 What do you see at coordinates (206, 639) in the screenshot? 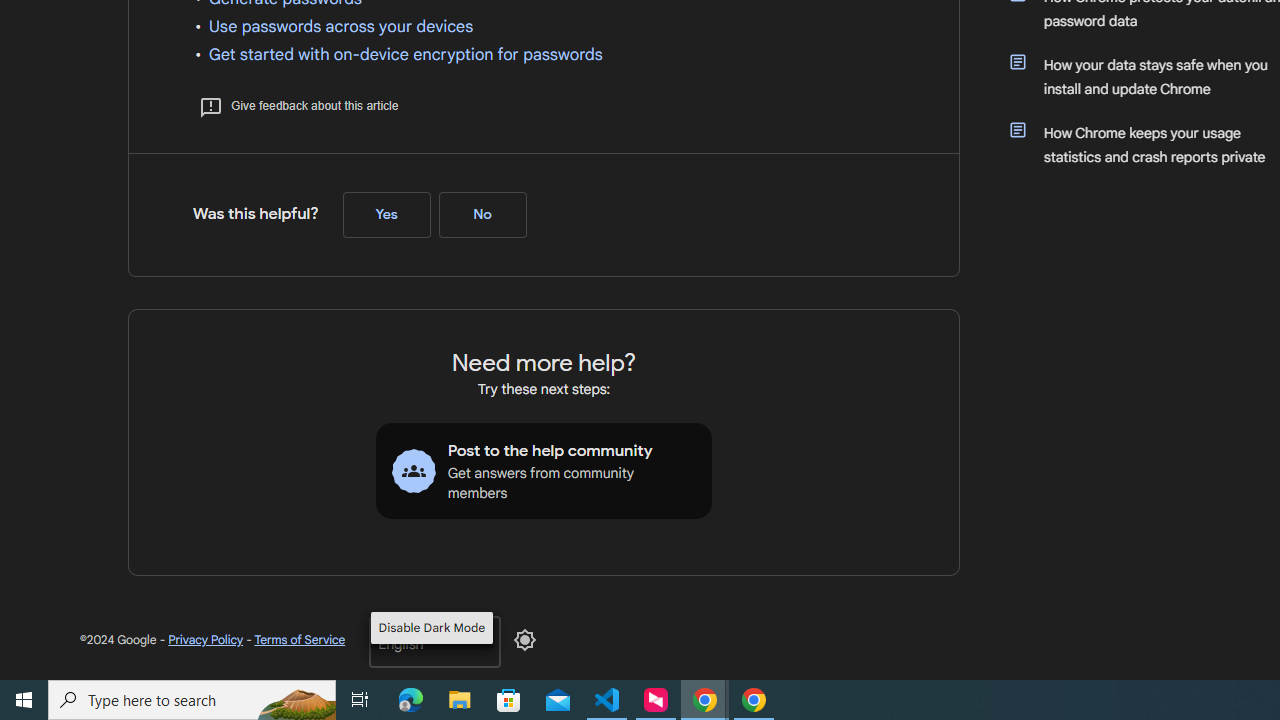
I see `'Privacy Policy'` at bounding box center [206, 639].